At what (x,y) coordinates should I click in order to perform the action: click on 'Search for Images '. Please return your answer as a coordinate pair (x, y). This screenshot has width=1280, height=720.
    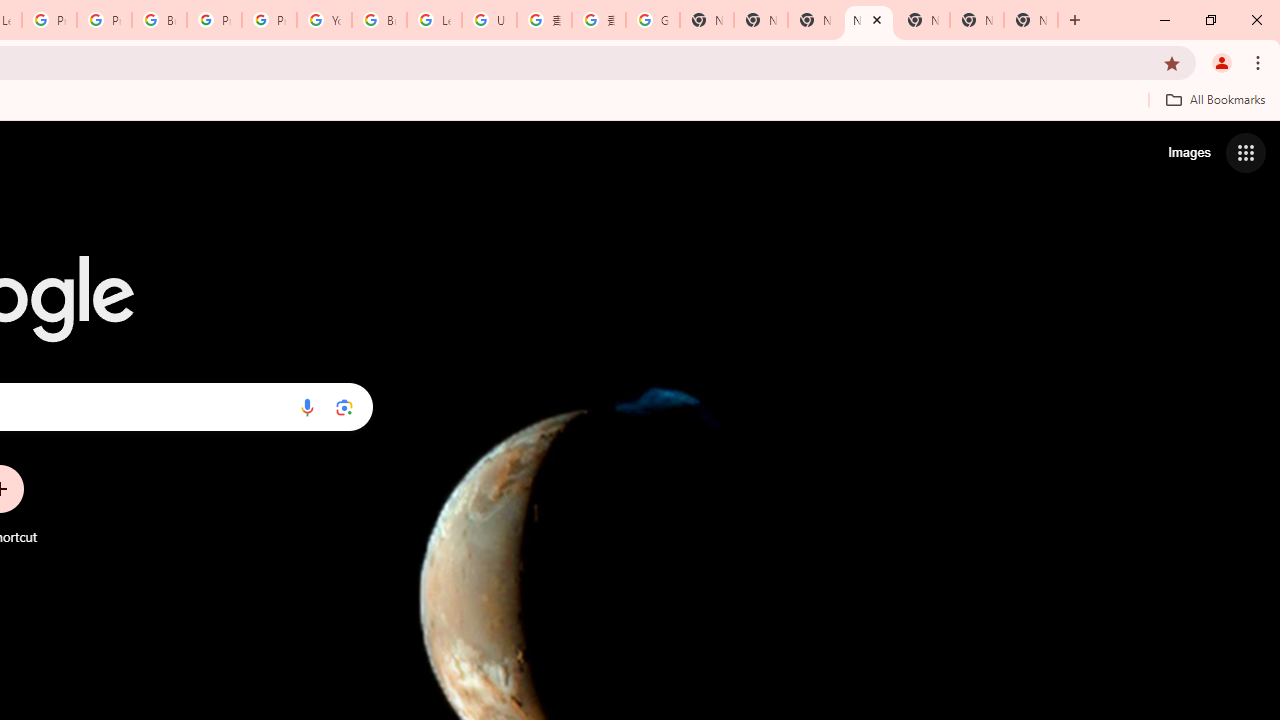
    Looking at the image, I should click on (1189, 152).